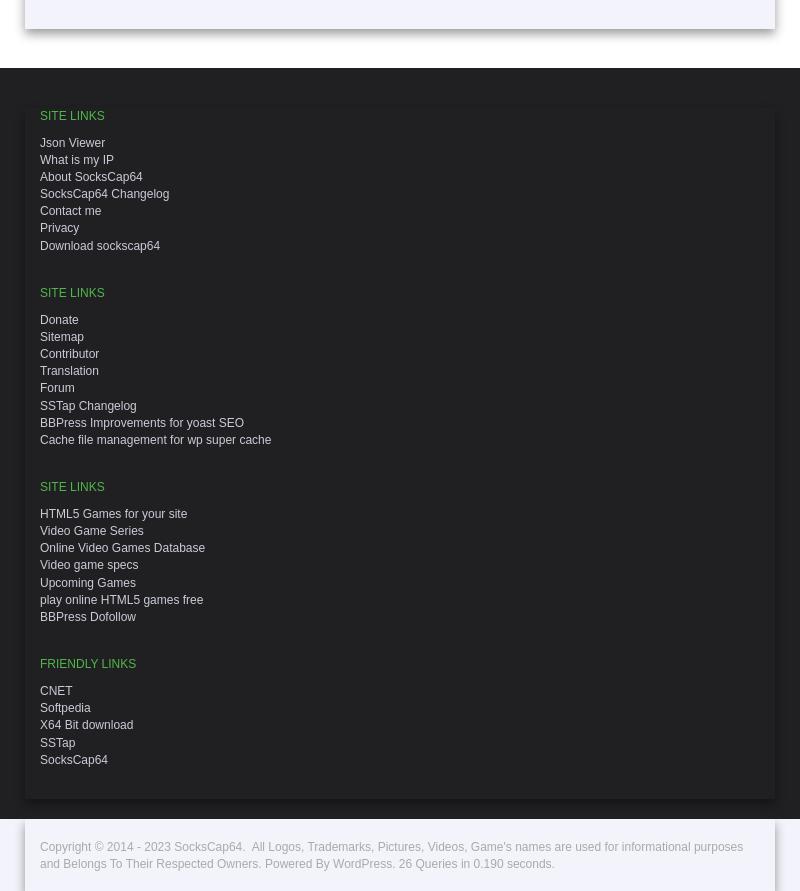 Image resolution: width=800 pixels, height=891 pixels. Describe the element at coordinates (72, 141) in the screenshot. I see `'Json Viewer'` at that location.